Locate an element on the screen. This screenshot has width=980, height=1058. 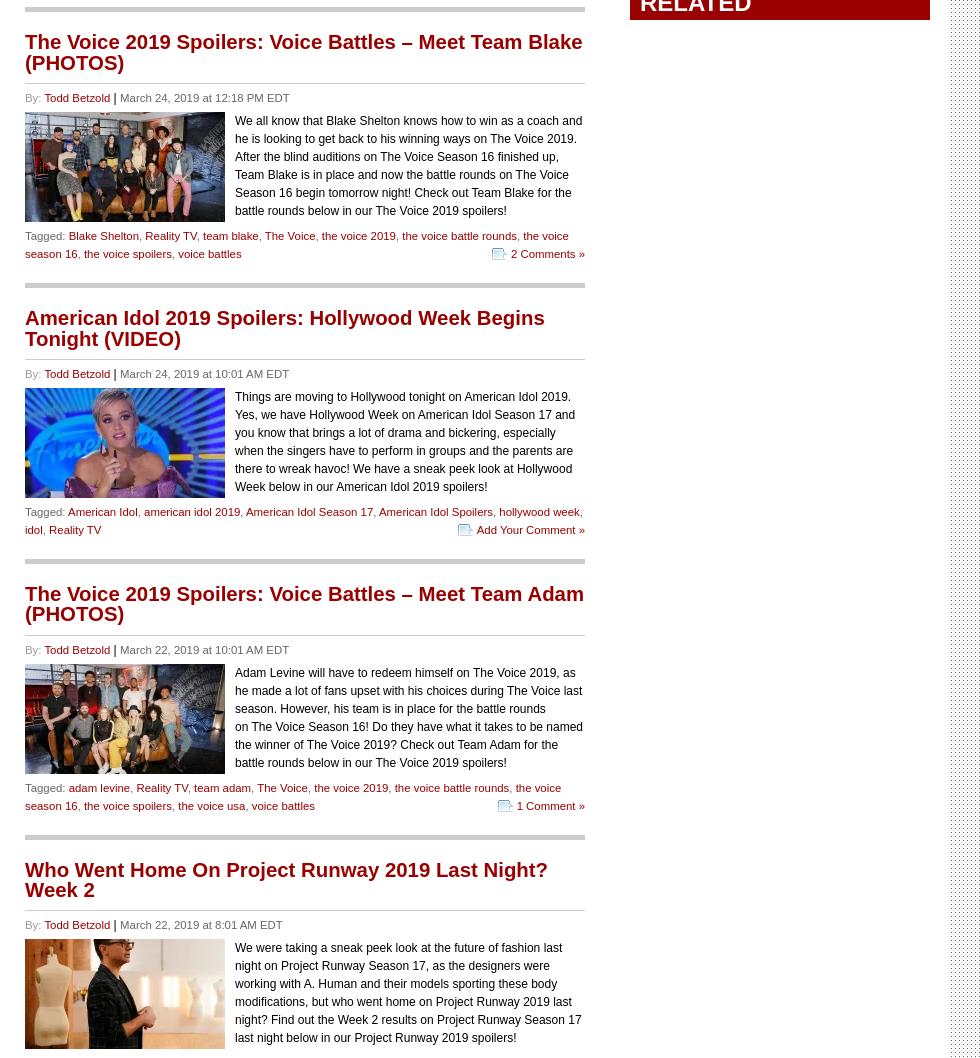
'Who Went Home On Project Runway 2019 Last Night? Week 2' is located at coordinates (286, 878).